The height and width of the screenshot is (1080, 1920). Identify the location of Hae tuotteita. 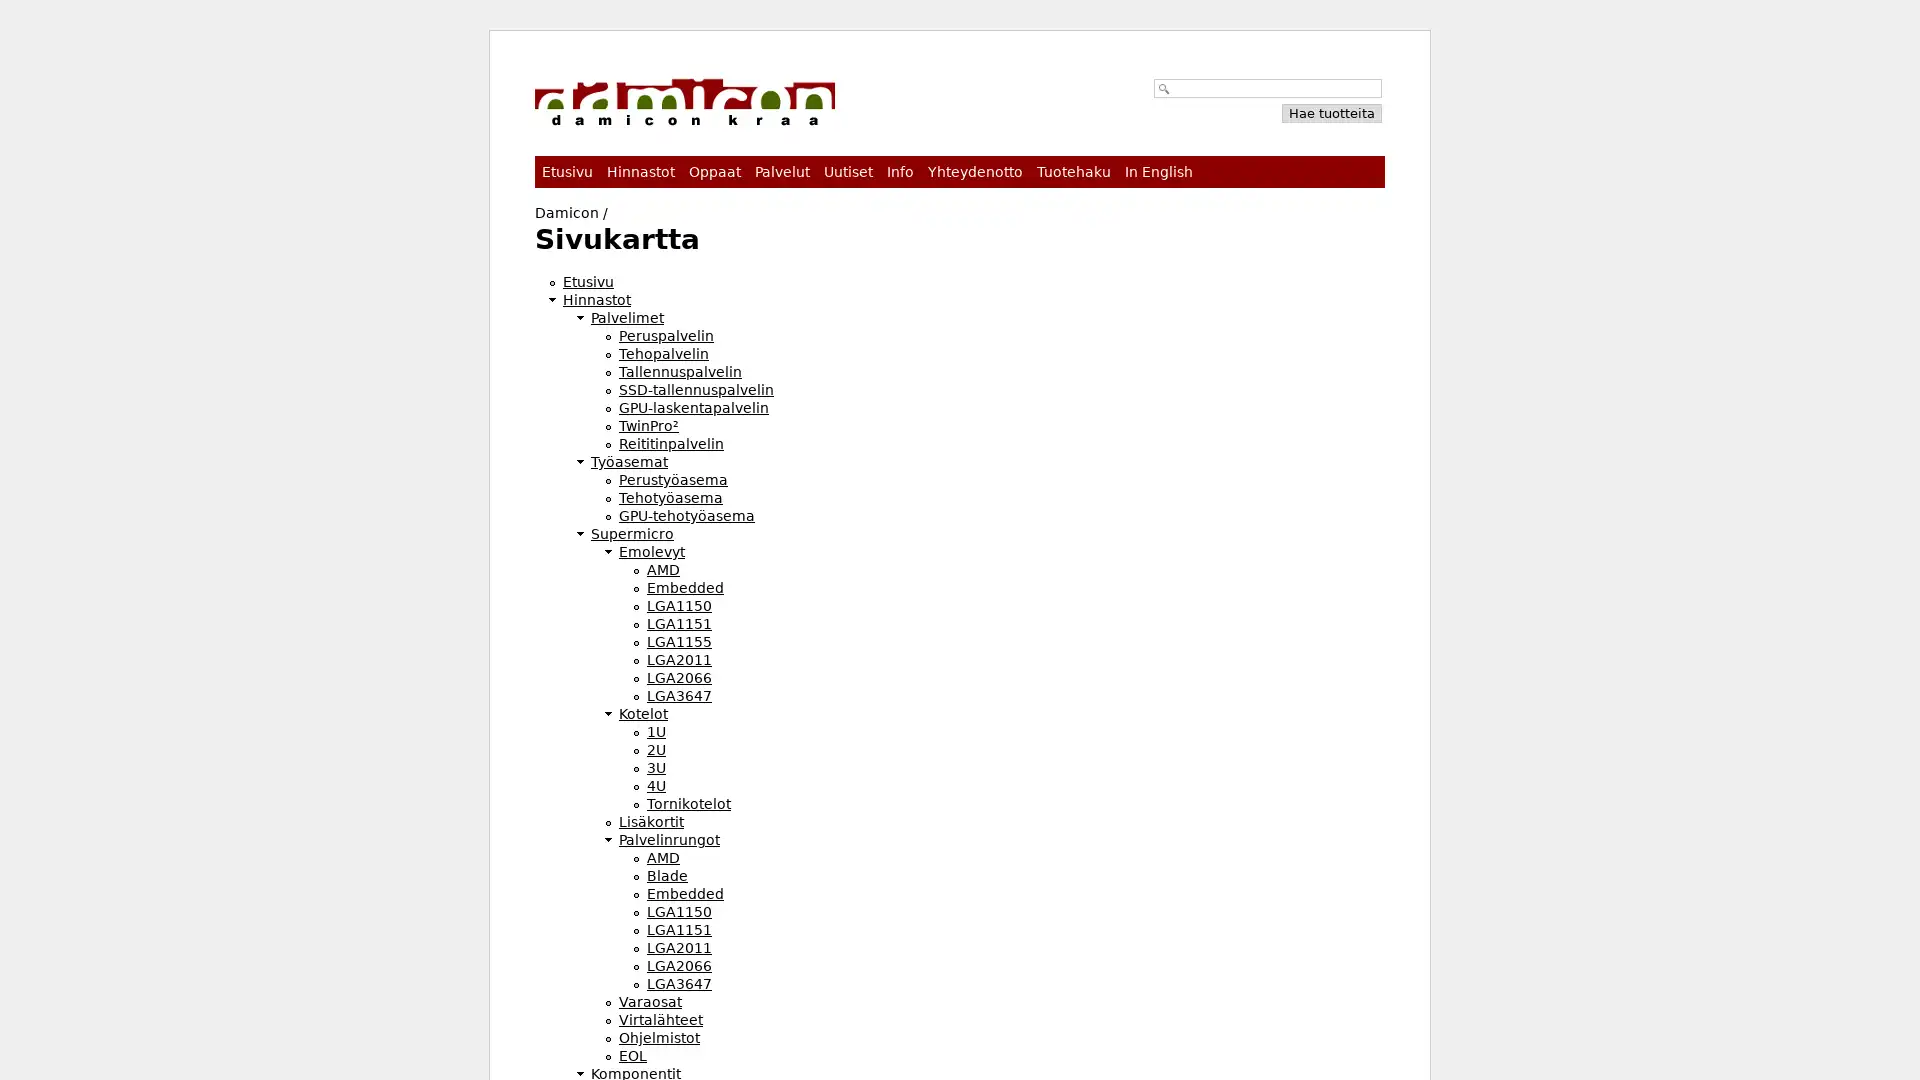
(1332, 113).